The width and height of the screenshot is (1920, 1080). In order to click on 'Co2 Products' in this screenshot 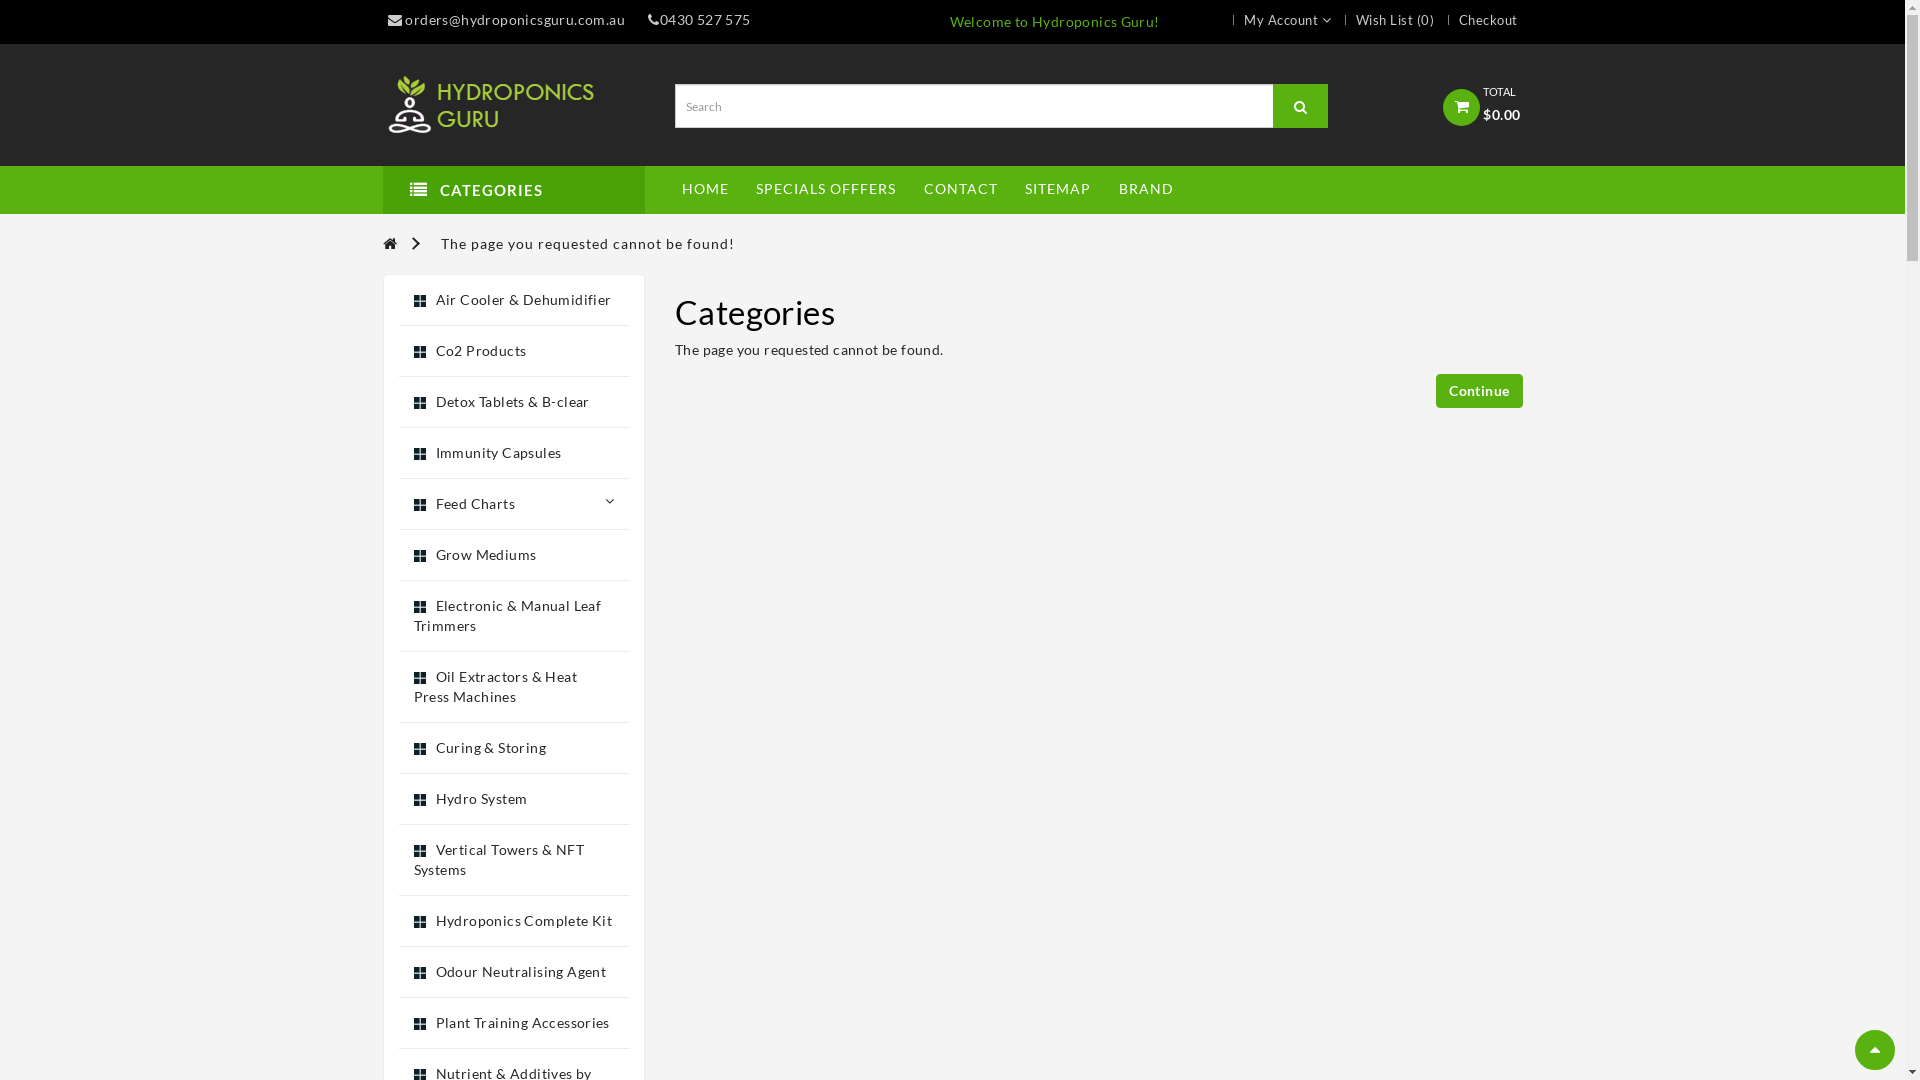, I will do `click(513, 350)`.